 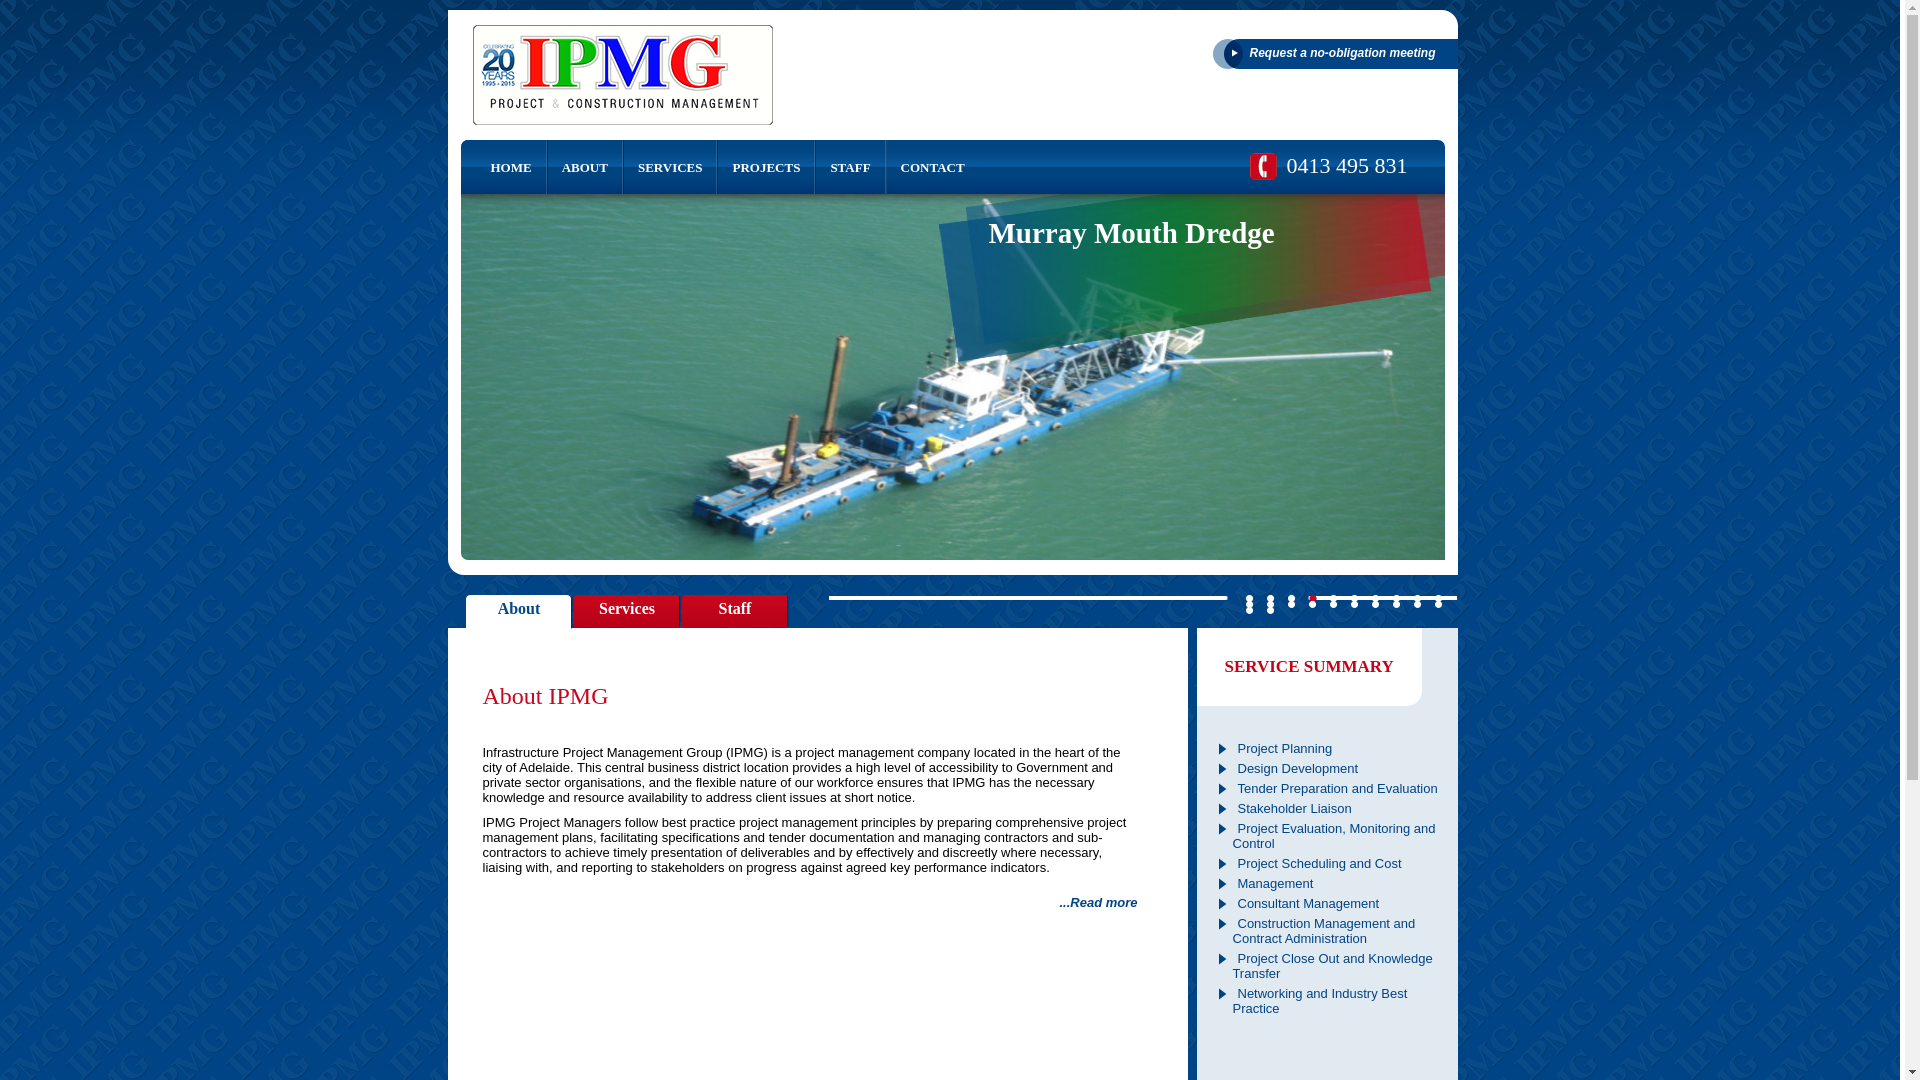 I want to click on '11', so click(x=1245, y=603).